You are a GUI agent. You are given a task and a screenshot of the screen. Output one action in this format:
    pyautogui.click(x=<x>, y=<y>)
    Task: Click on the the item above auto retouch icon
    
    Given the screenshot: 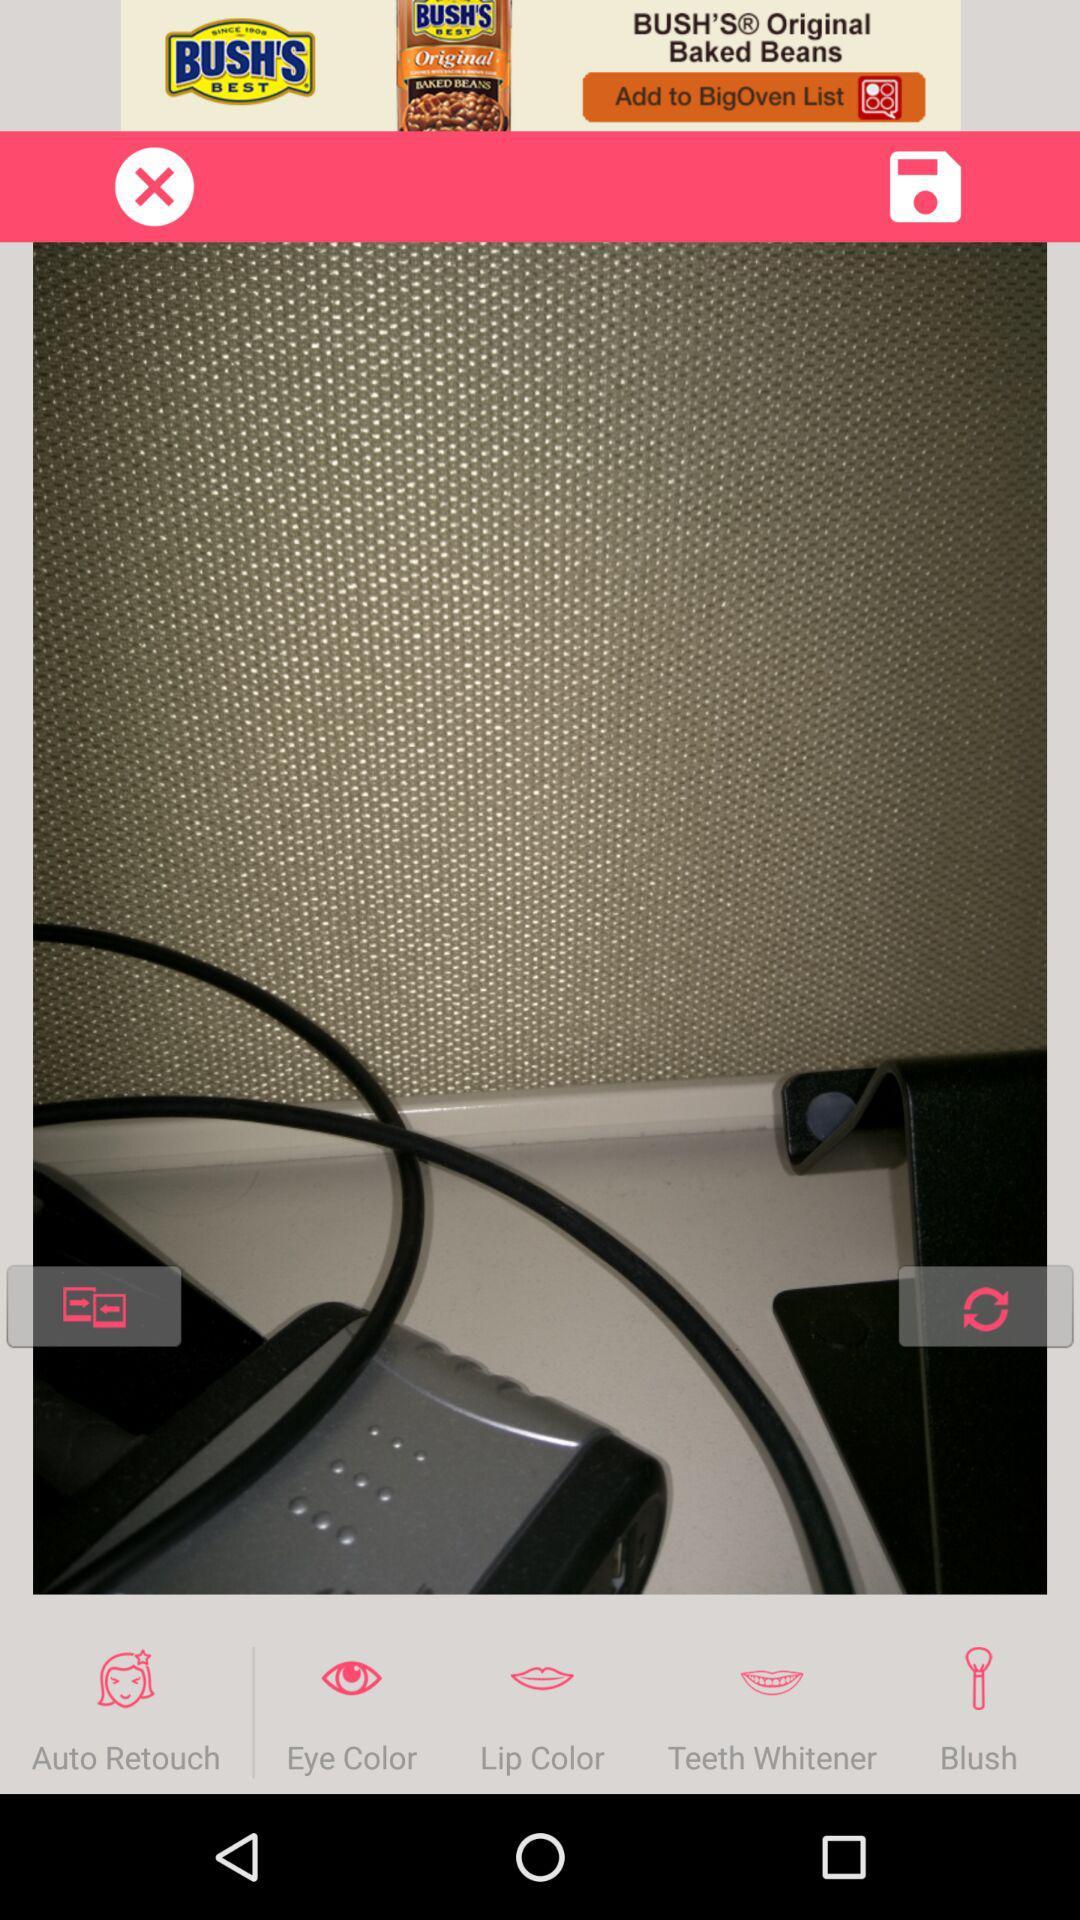 What is the action you would take?
    pyautogui.click(x=94, y=1310)
    